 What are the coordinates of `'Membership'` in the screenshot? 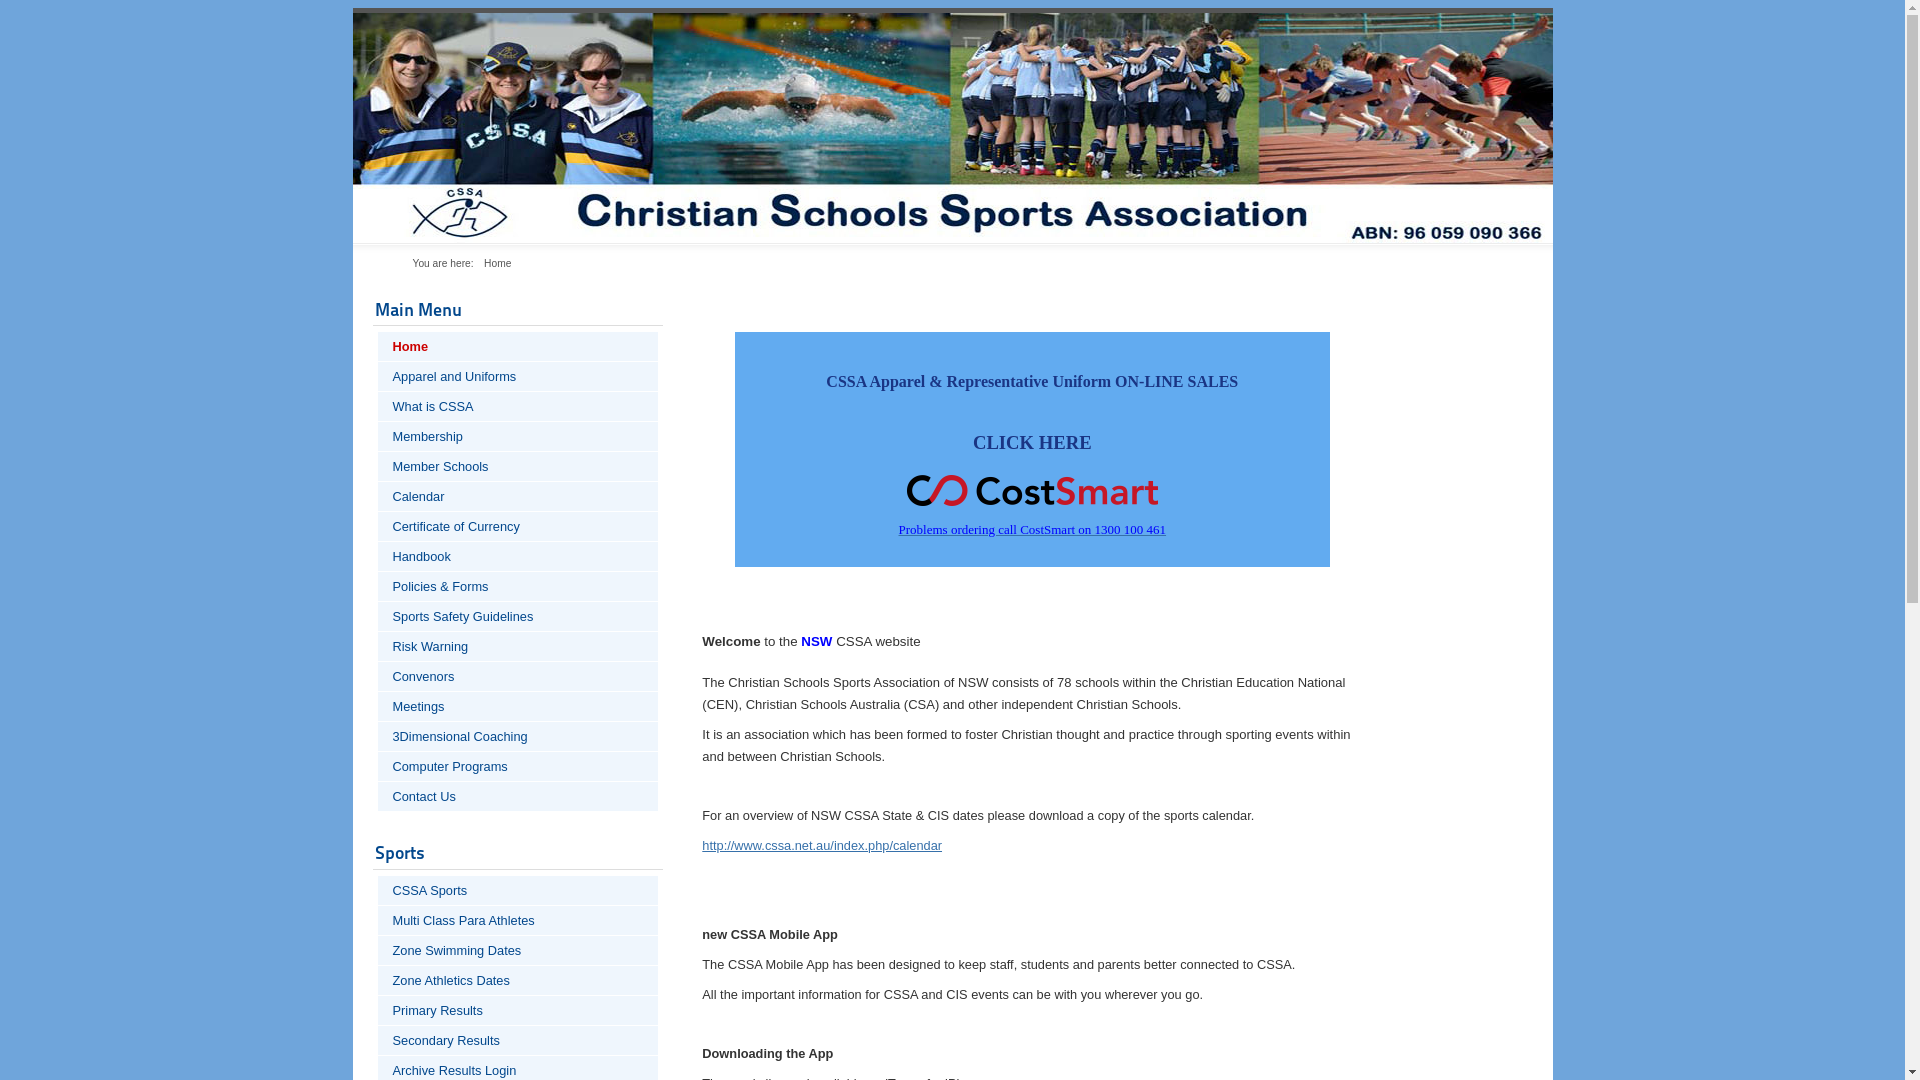 It's located at (378, 435).